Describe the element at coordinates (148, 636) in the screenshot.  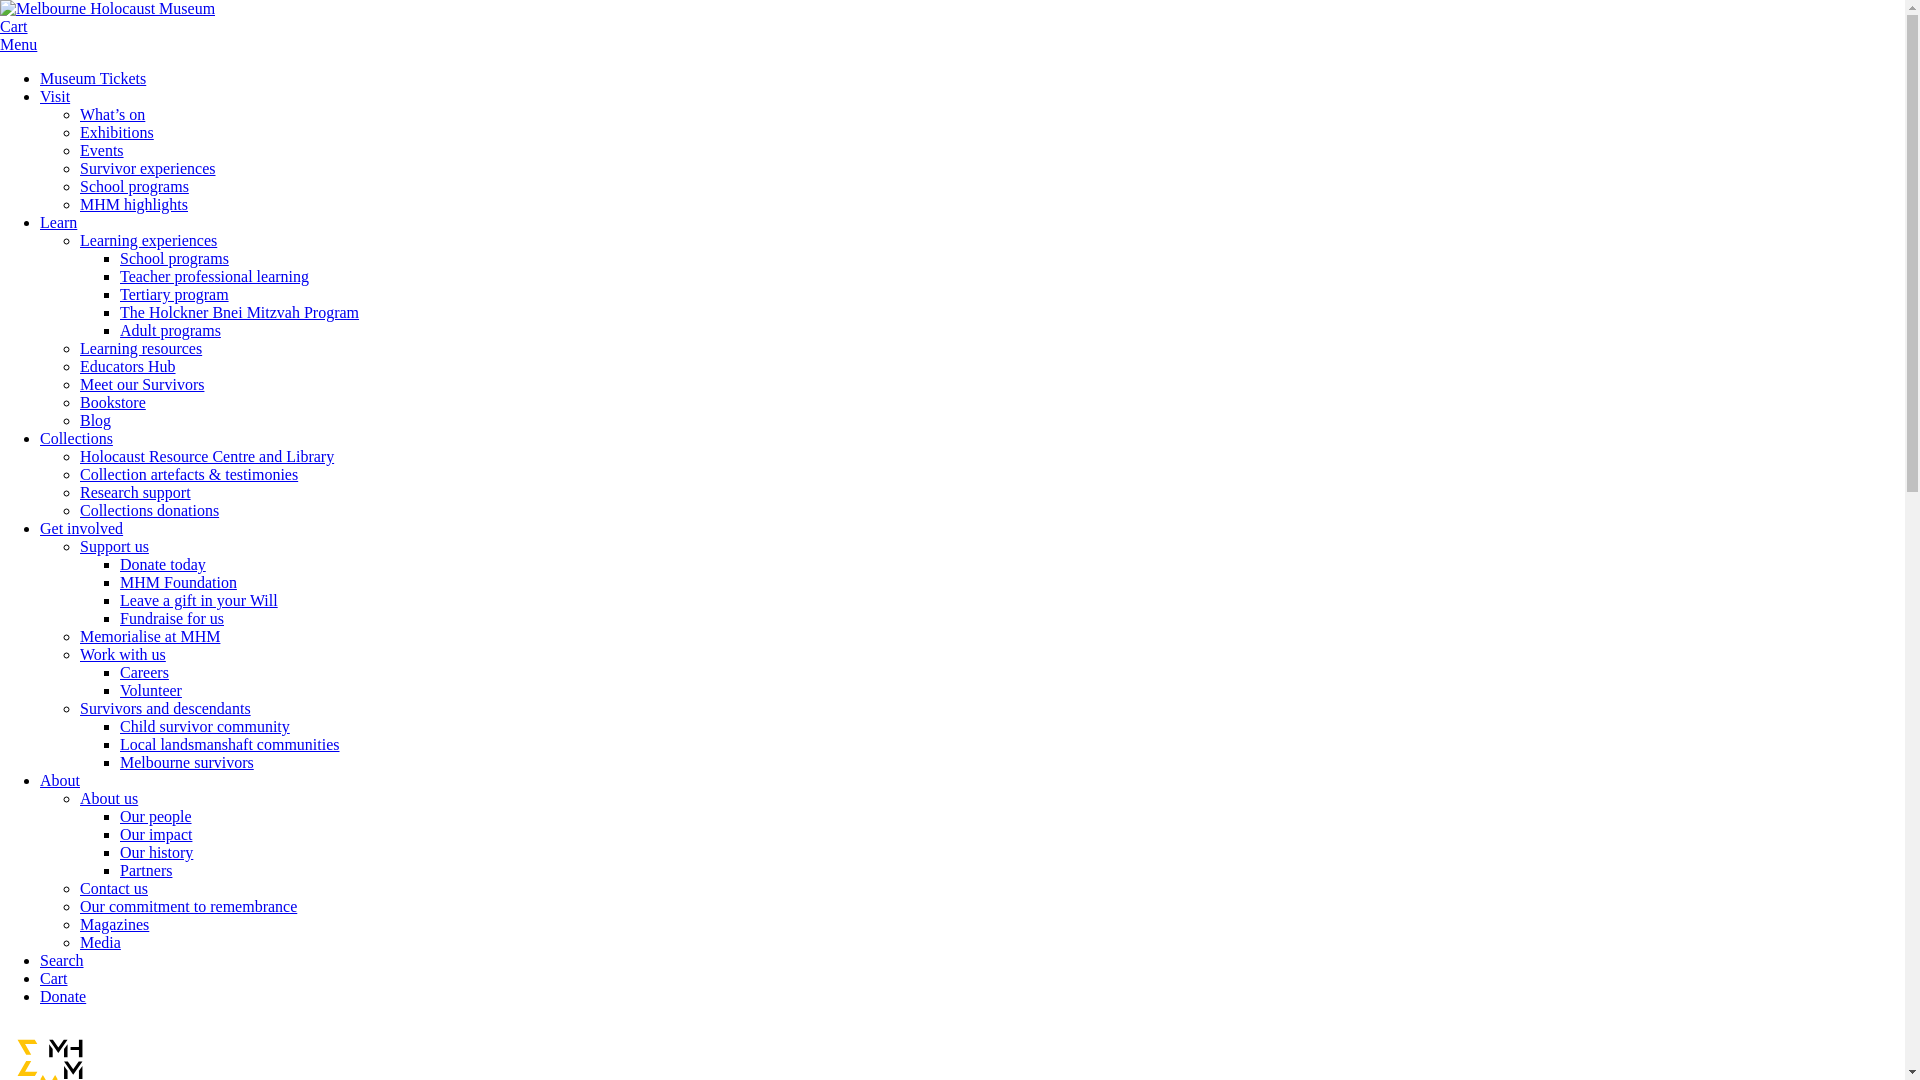
I see `'Memorialise at MHM'` at that location.